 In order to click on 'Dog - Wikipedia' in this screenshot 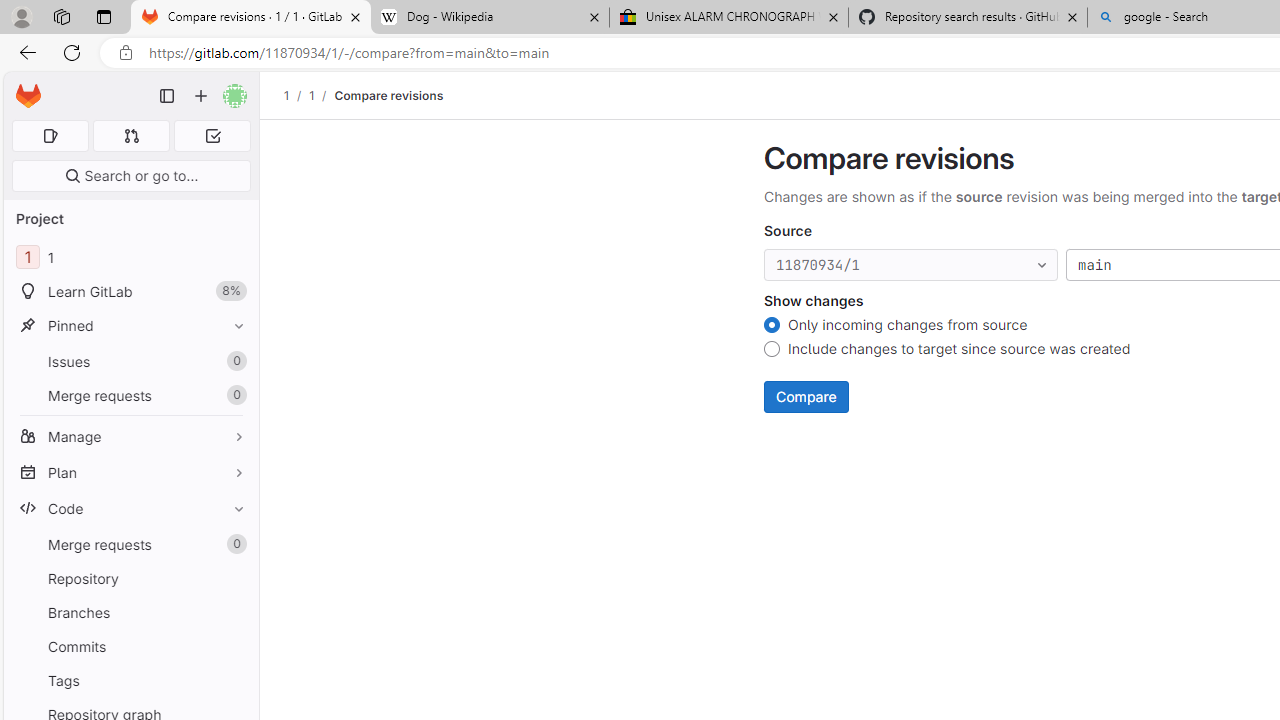, I will do `click(490, 17)`.